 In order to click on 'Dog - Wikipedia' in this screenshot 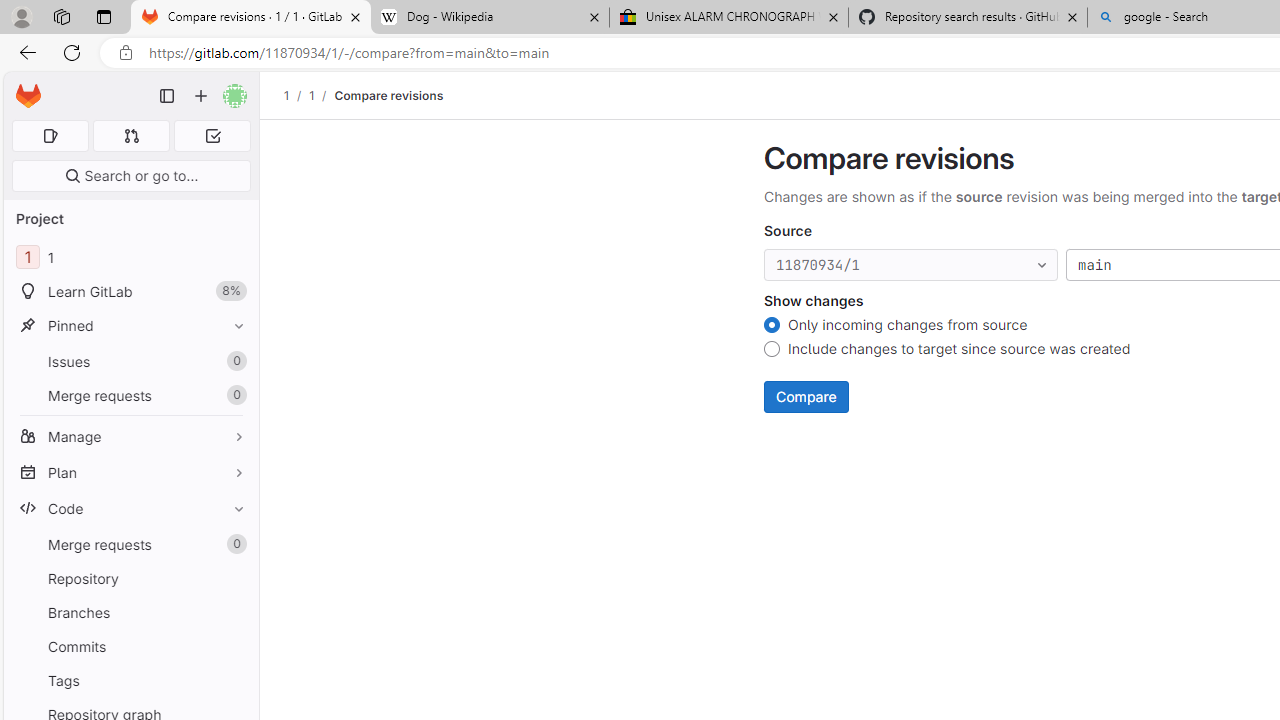, I will do `click(490, 17)`.